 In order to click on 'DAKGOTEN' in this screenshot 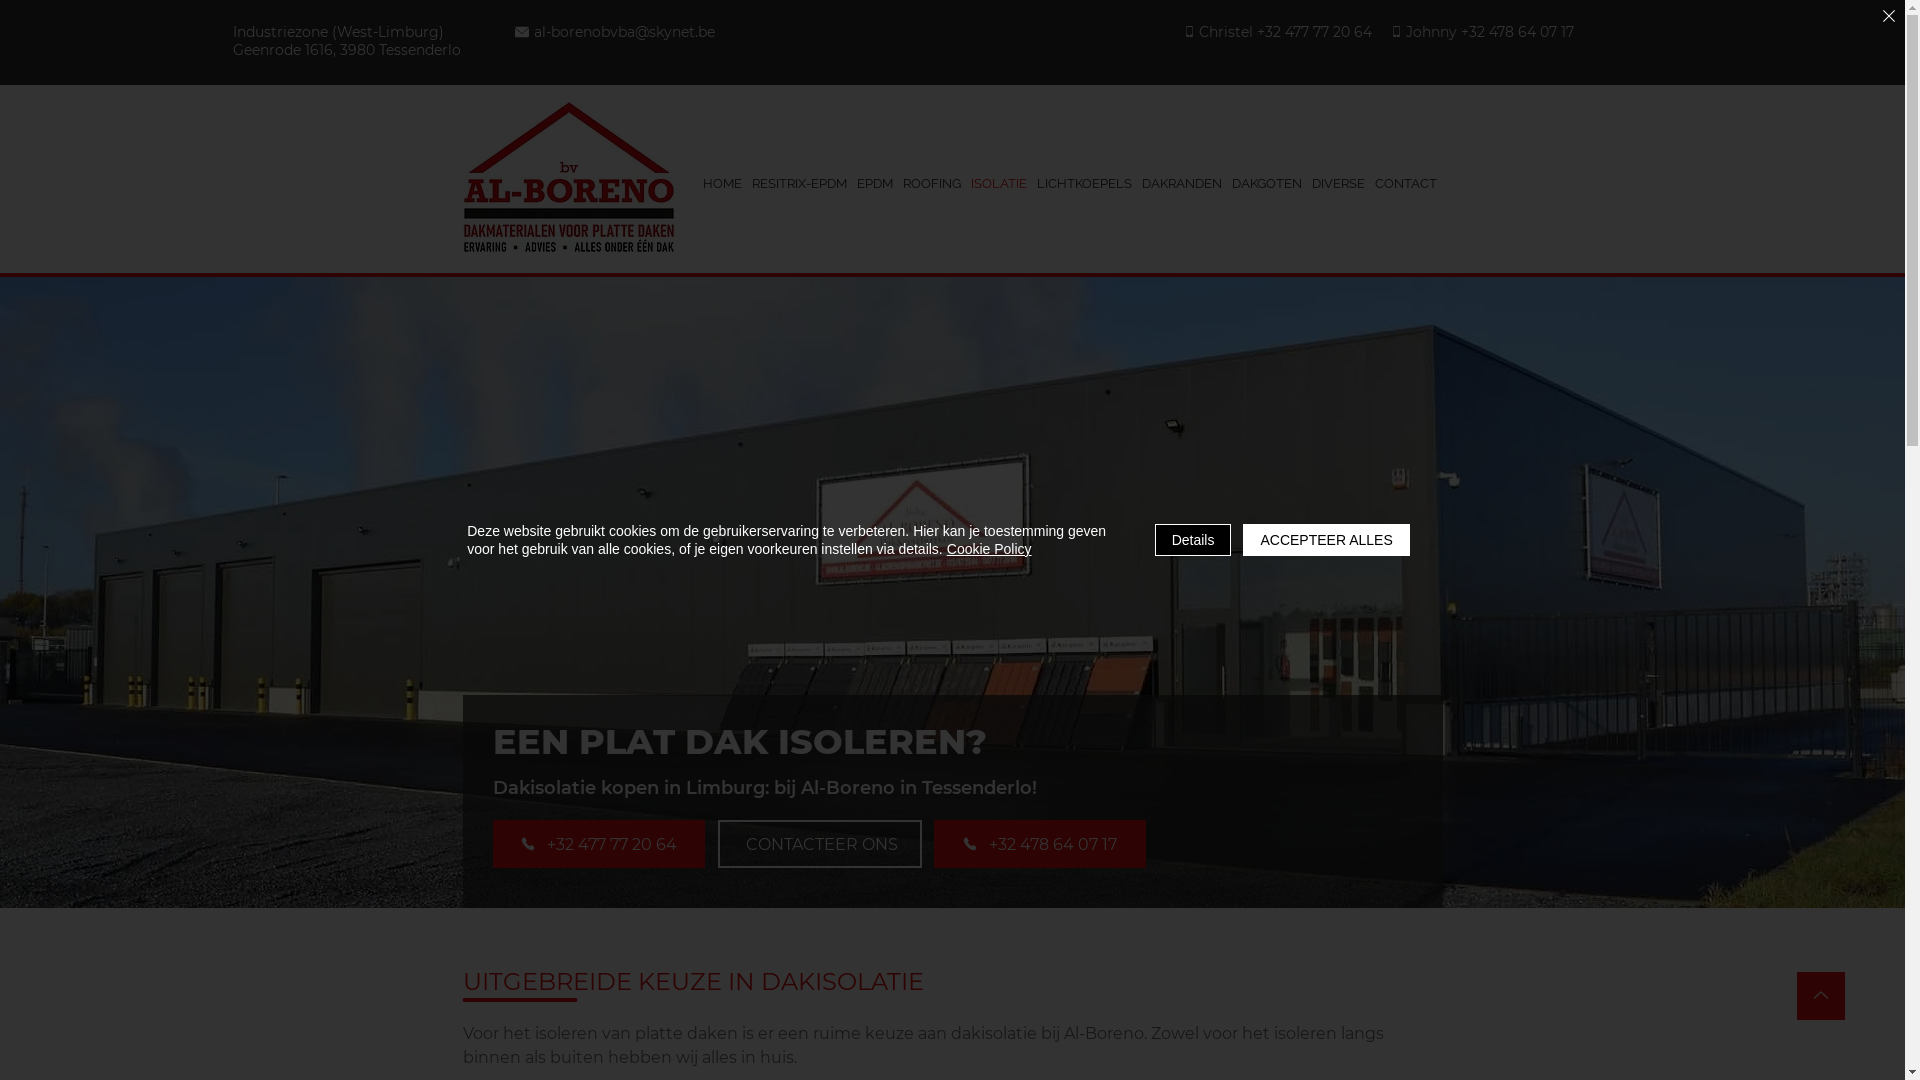, I will do `click(1265, 183)`.